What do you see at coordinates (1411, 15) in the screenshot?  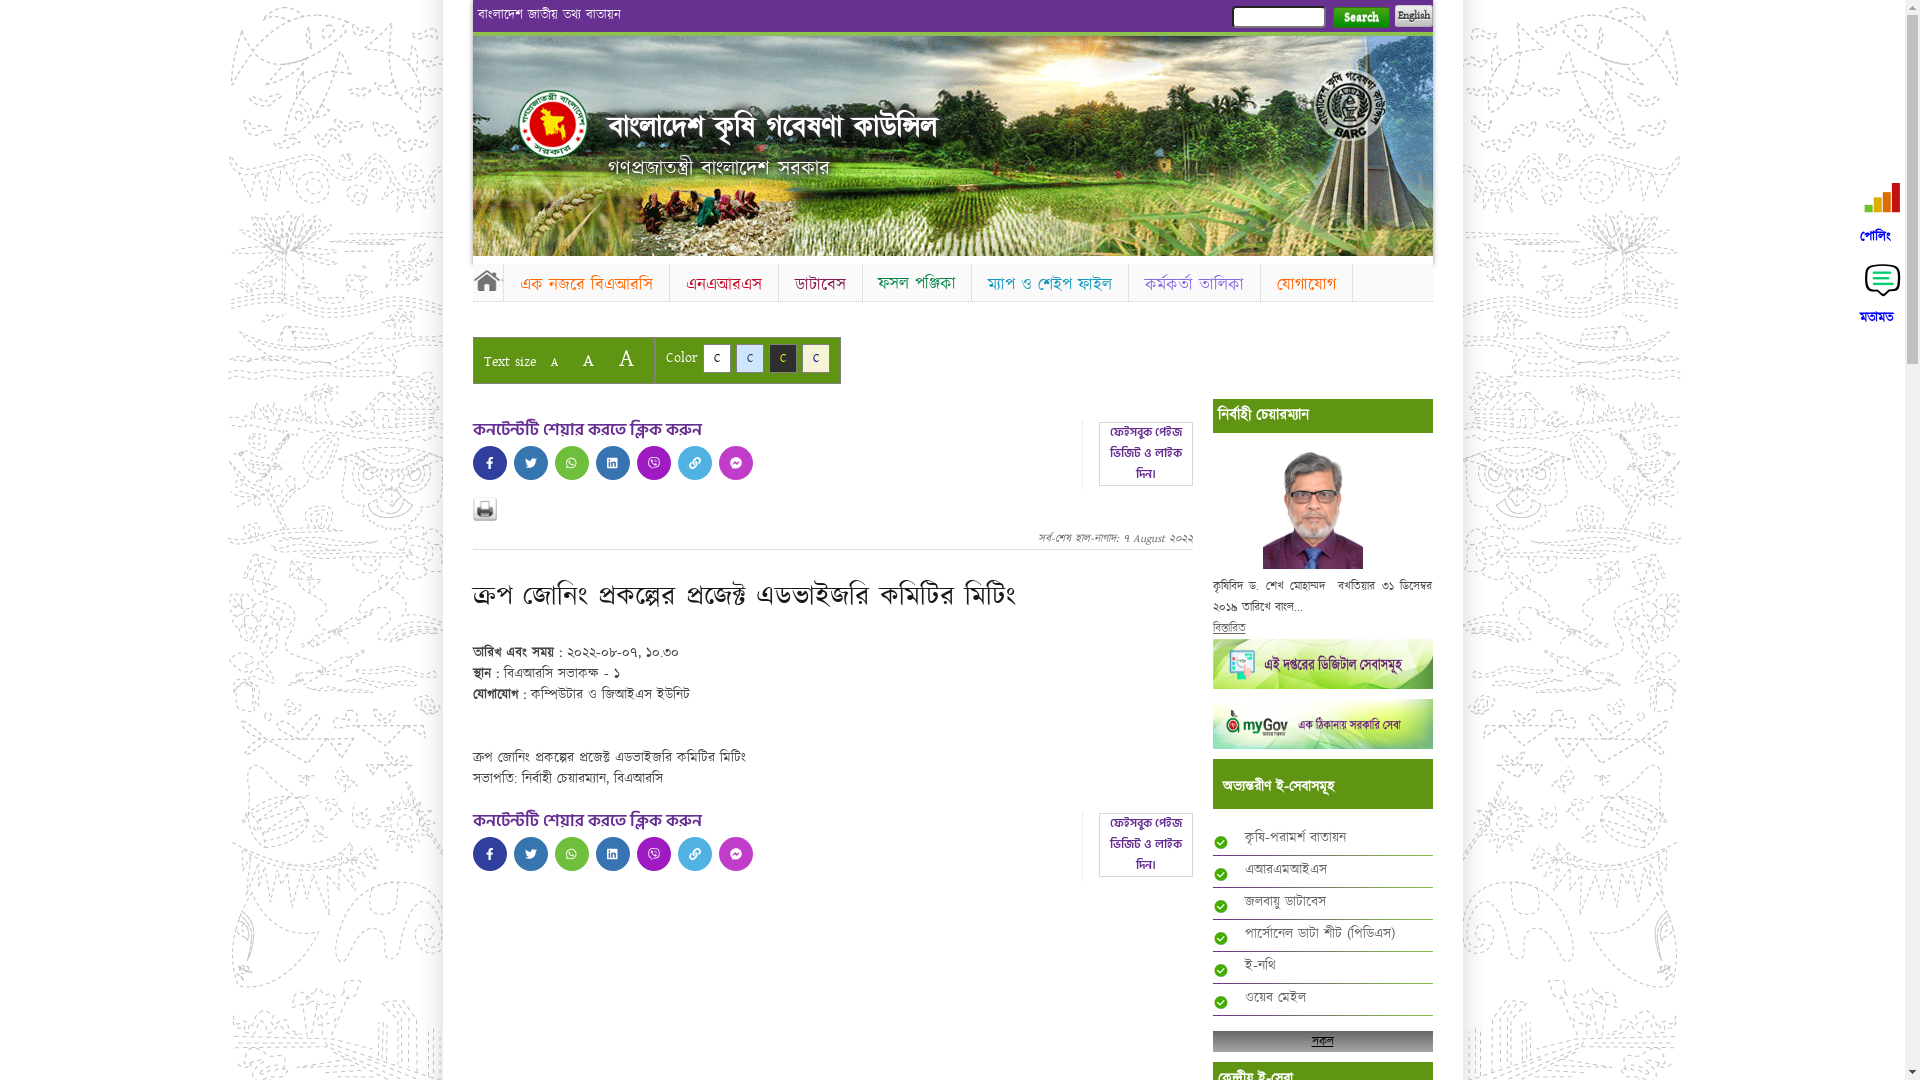 I see `'English'` at bounding box center [1411, 15].